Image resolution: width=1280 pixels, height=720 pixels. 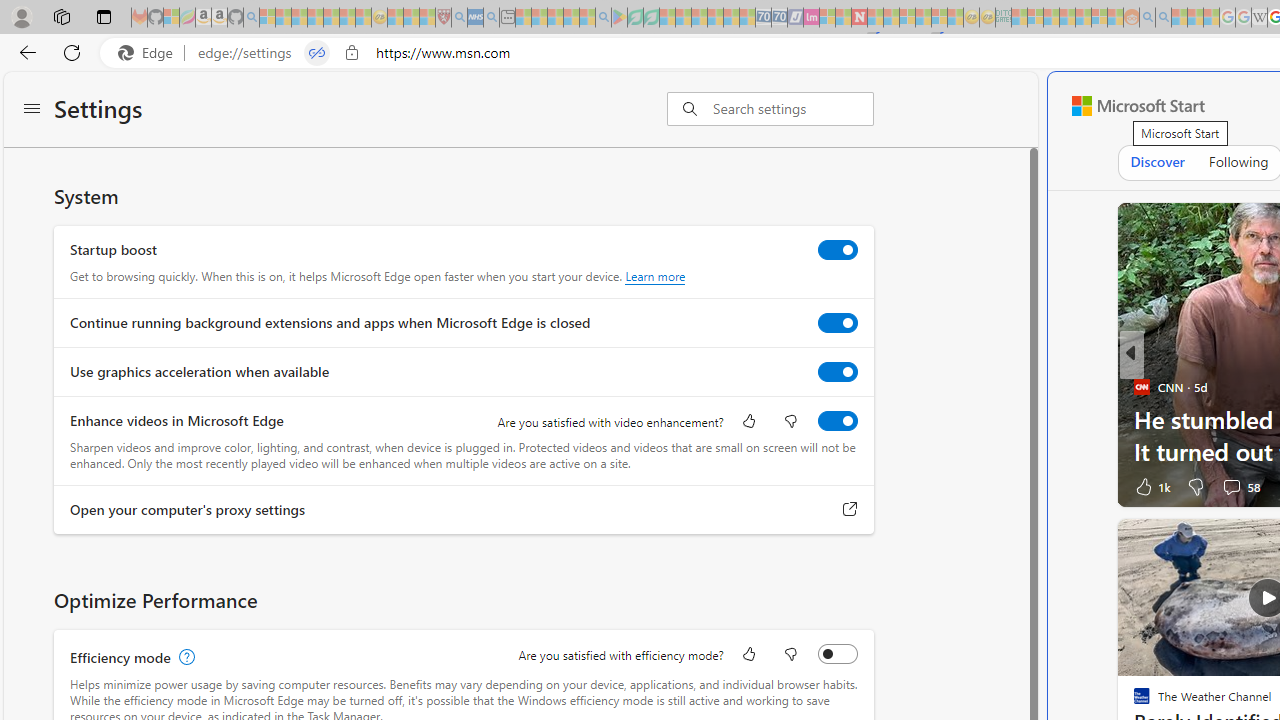 What do you see at coordinates (184, 657) in the screenshot?
I see `'Efficiency mode, learn more'` at bounding box center [184, 657].